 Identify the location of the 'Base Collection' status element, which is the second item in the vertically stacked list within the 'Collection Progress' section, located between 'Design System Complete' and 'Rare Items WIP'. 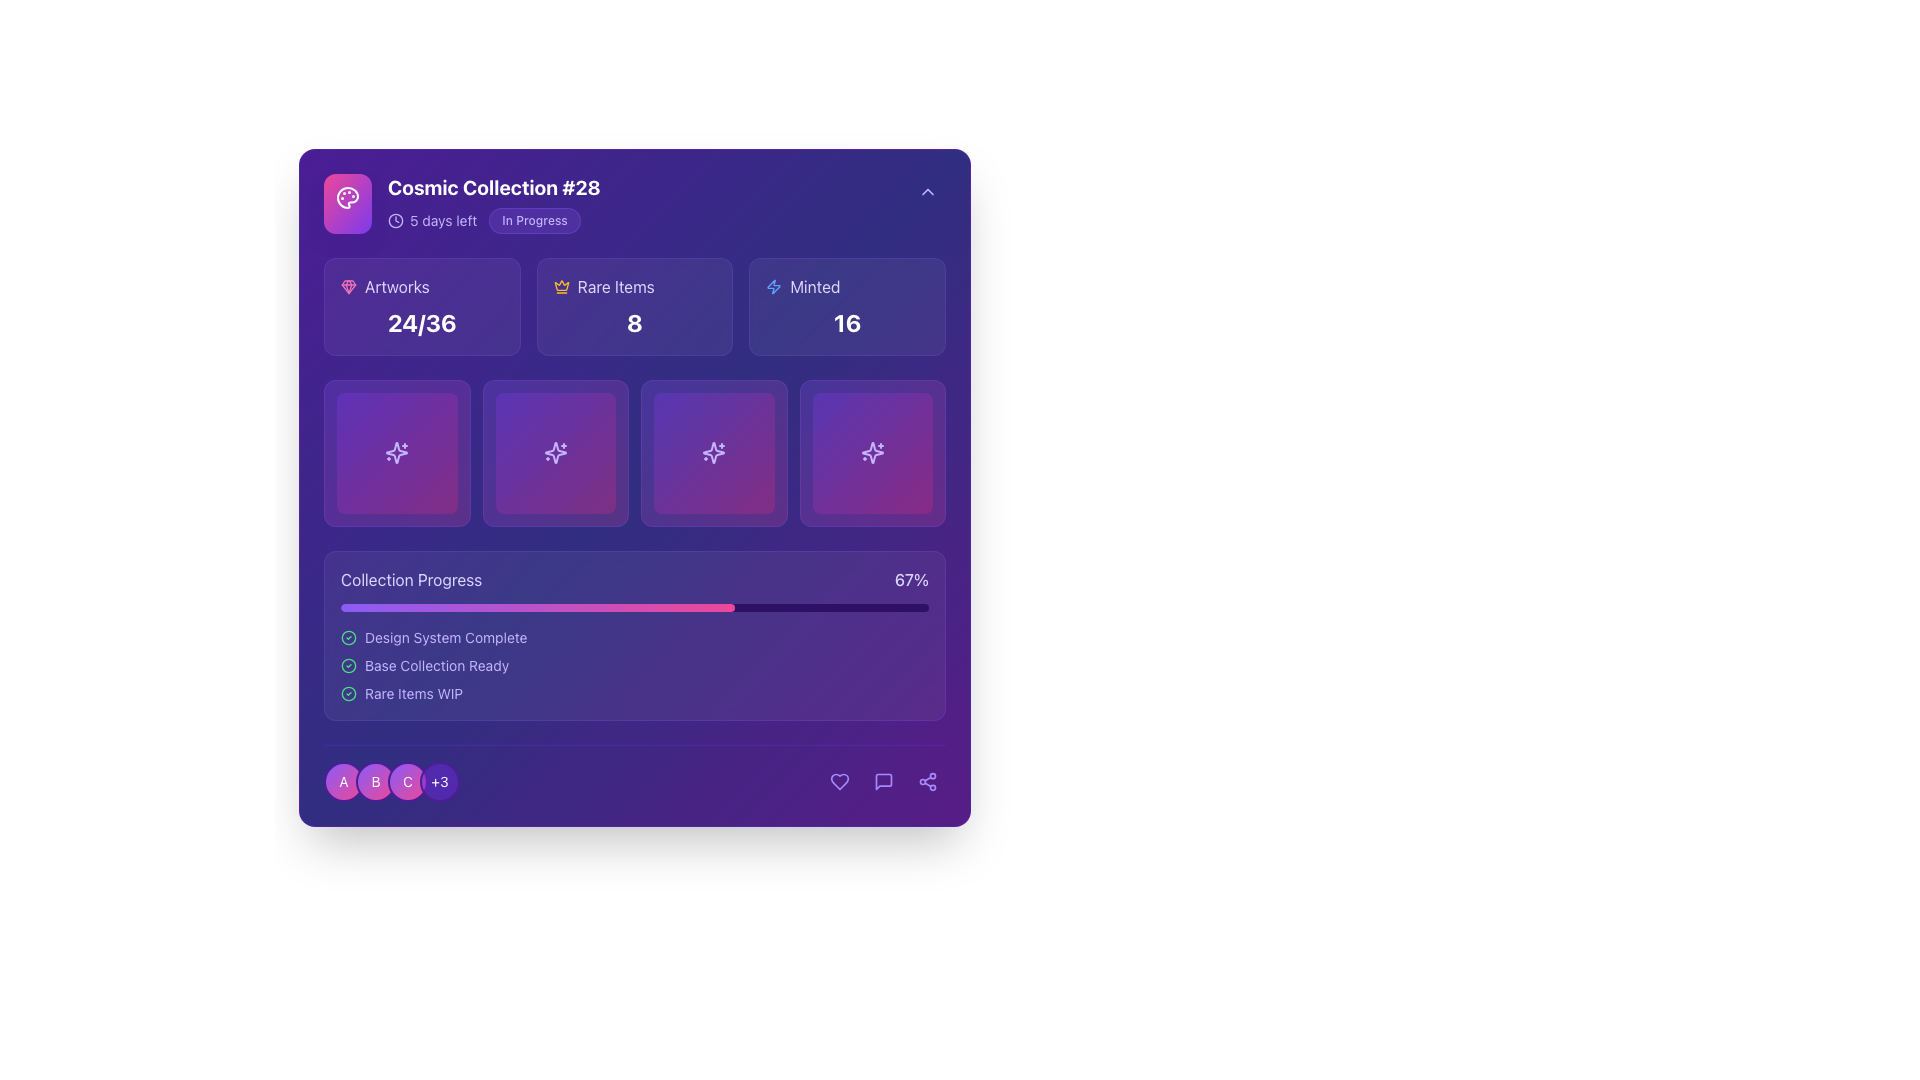
(633, 665).